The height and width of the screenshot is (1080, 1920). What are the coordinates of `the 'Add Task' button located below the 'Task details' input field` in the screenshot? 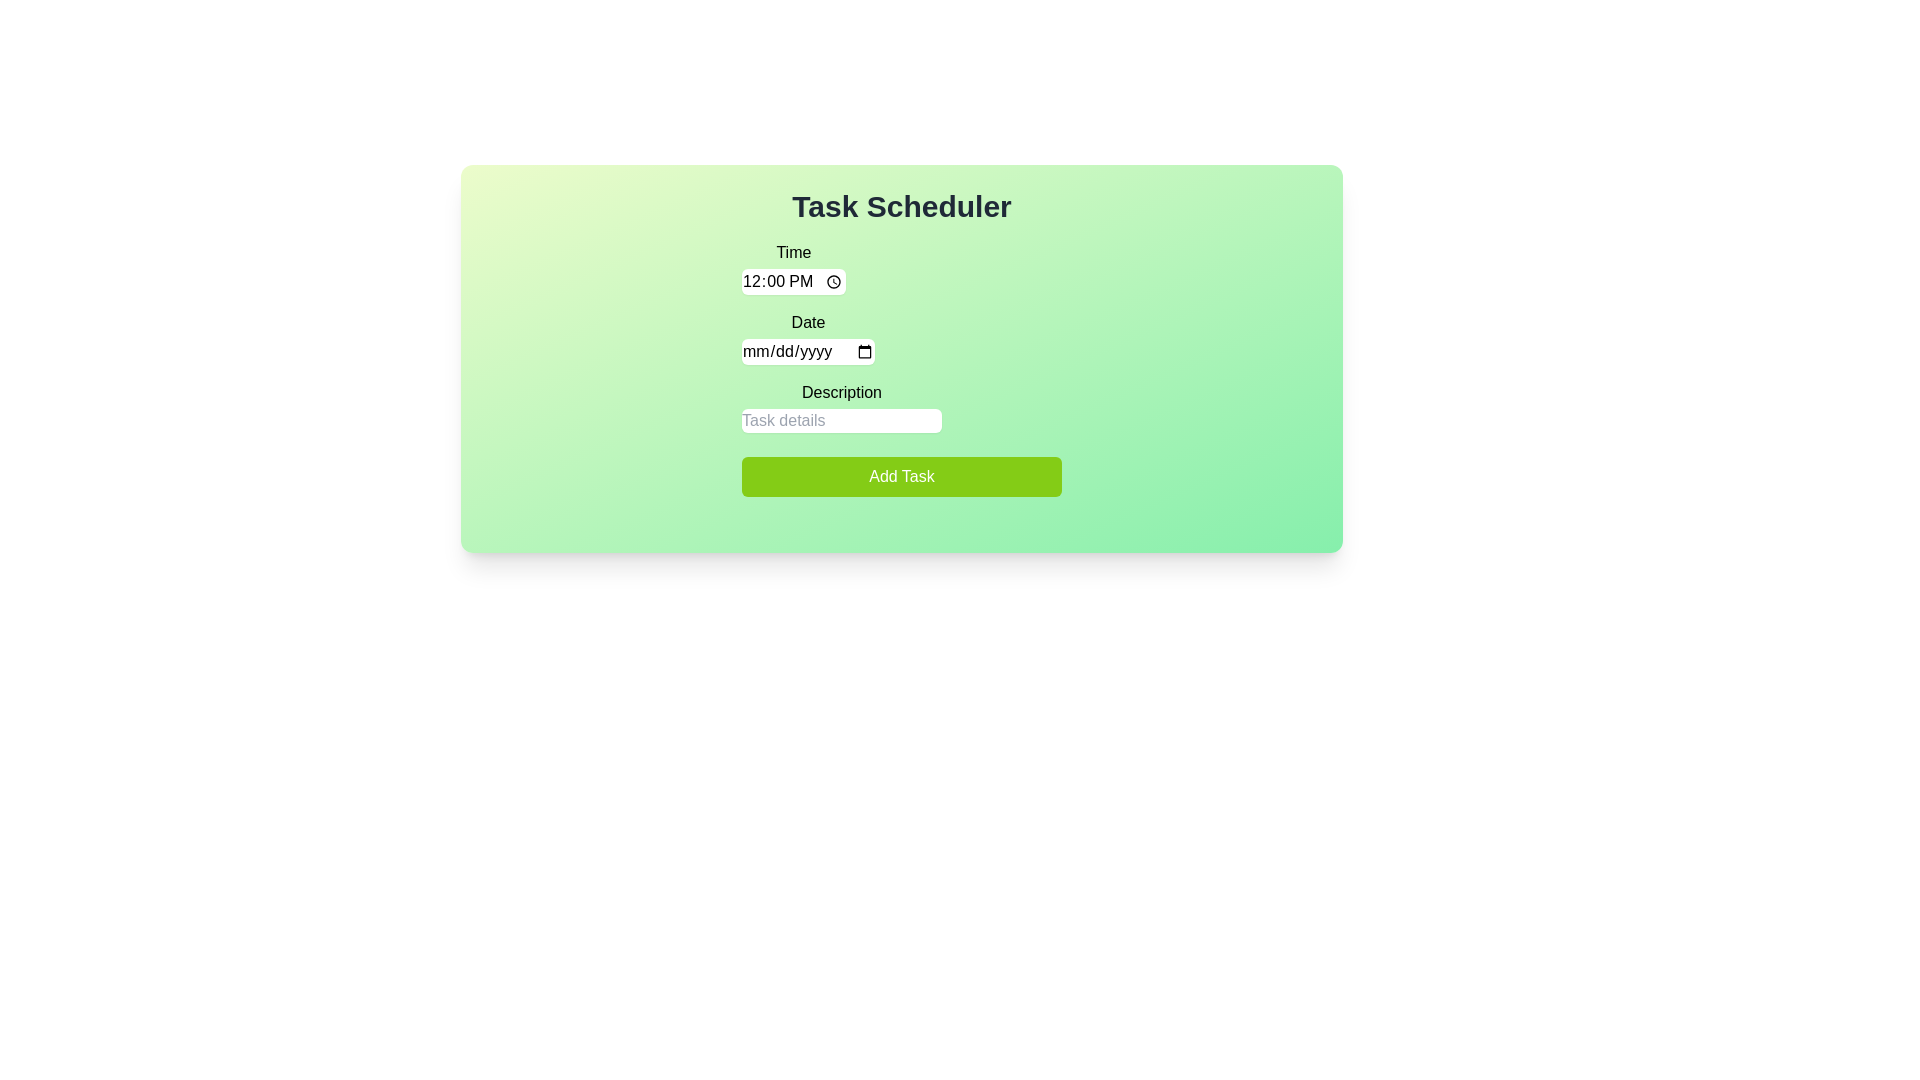 It's located at (901, 477).